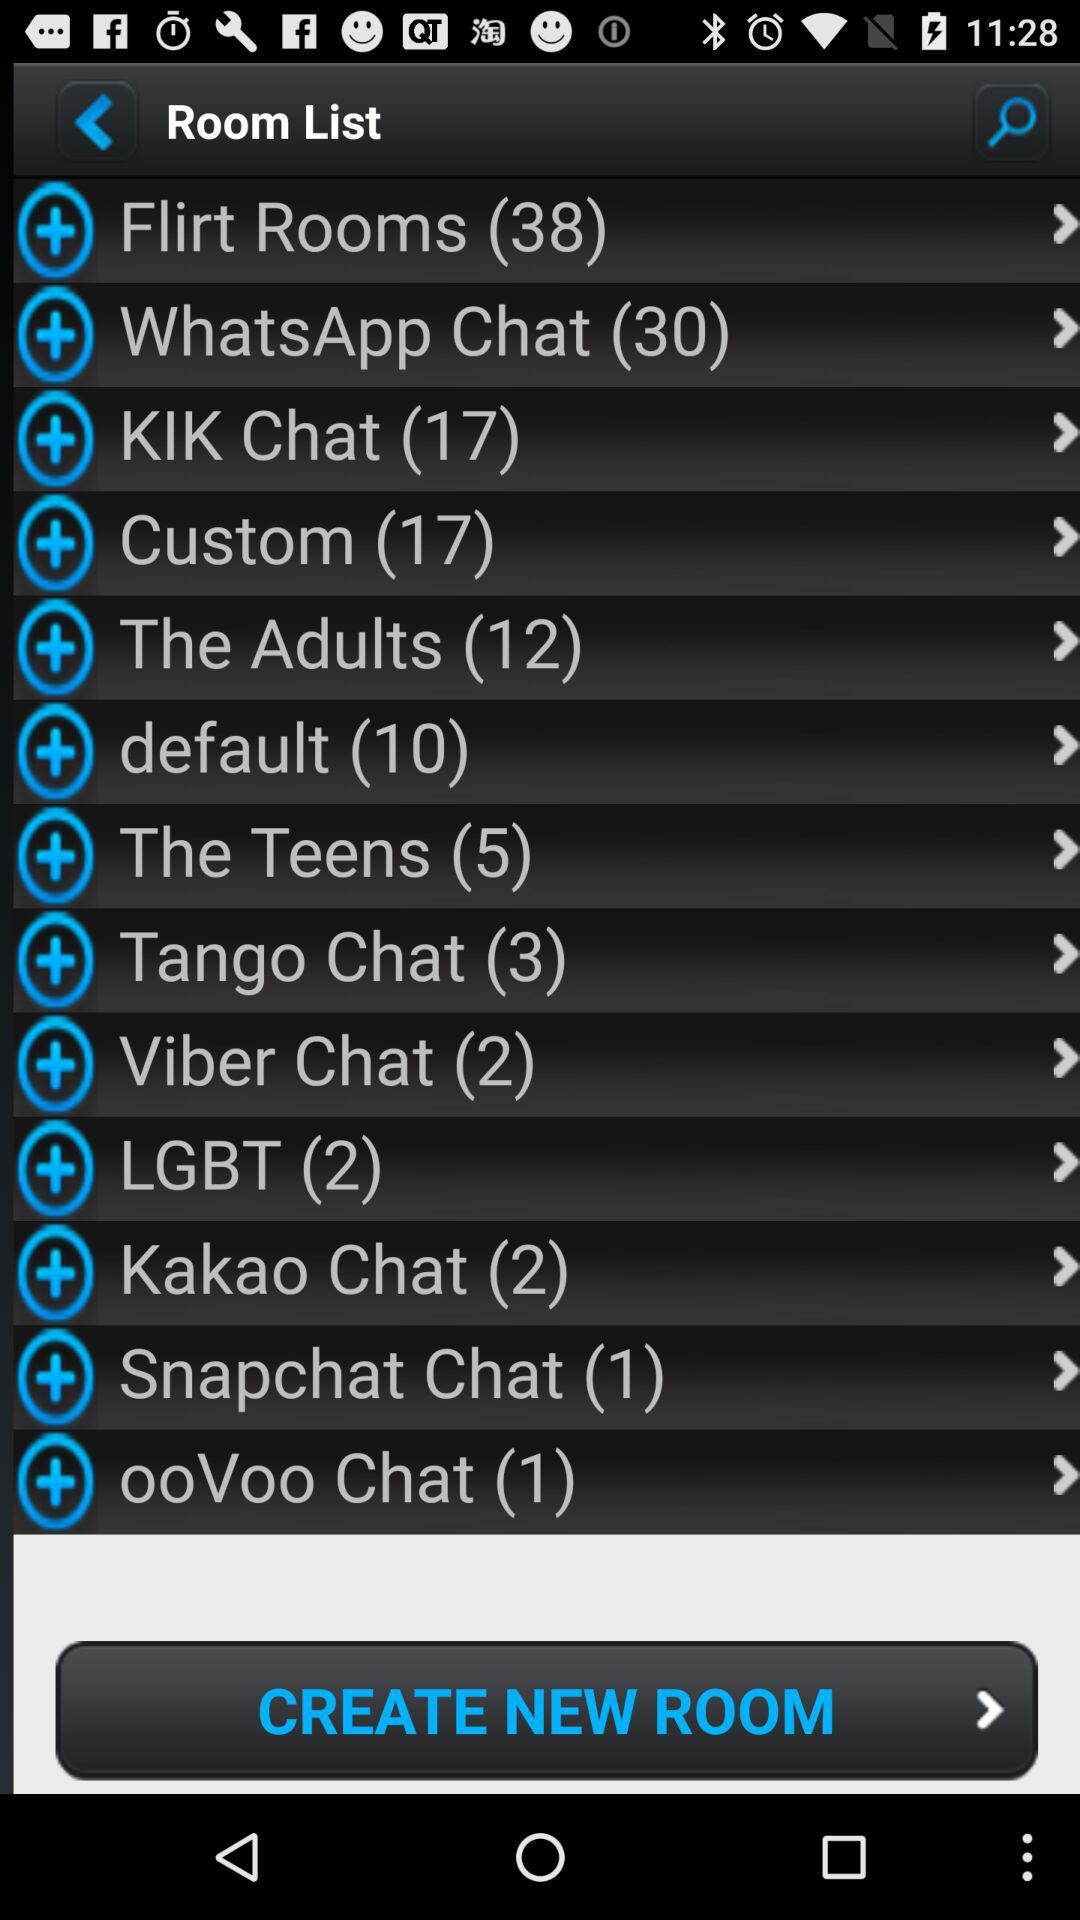 Image resolution: width=1080 pixels, height=1920 pixels. What do you see at coordinates (546, 1709) in the screenshot?
I see `the create new room item` at bounding box center [546, 1709].